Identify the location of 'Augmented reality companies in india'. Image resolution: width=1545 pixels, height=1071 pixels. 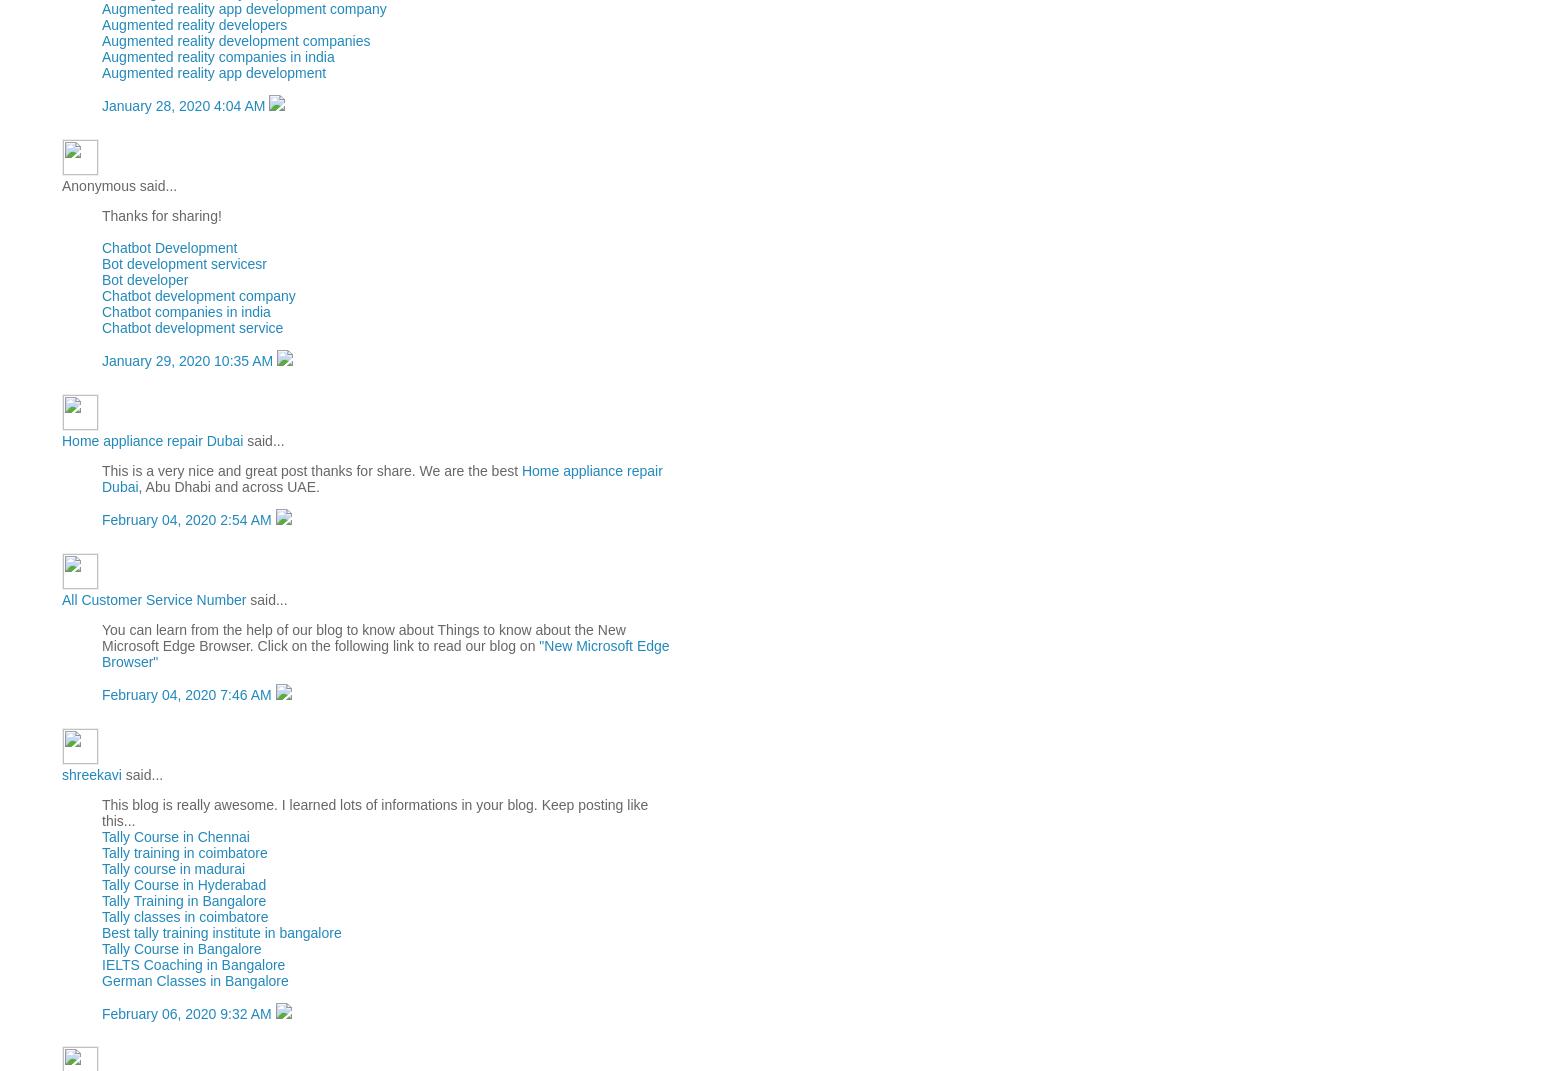
(100, 55).